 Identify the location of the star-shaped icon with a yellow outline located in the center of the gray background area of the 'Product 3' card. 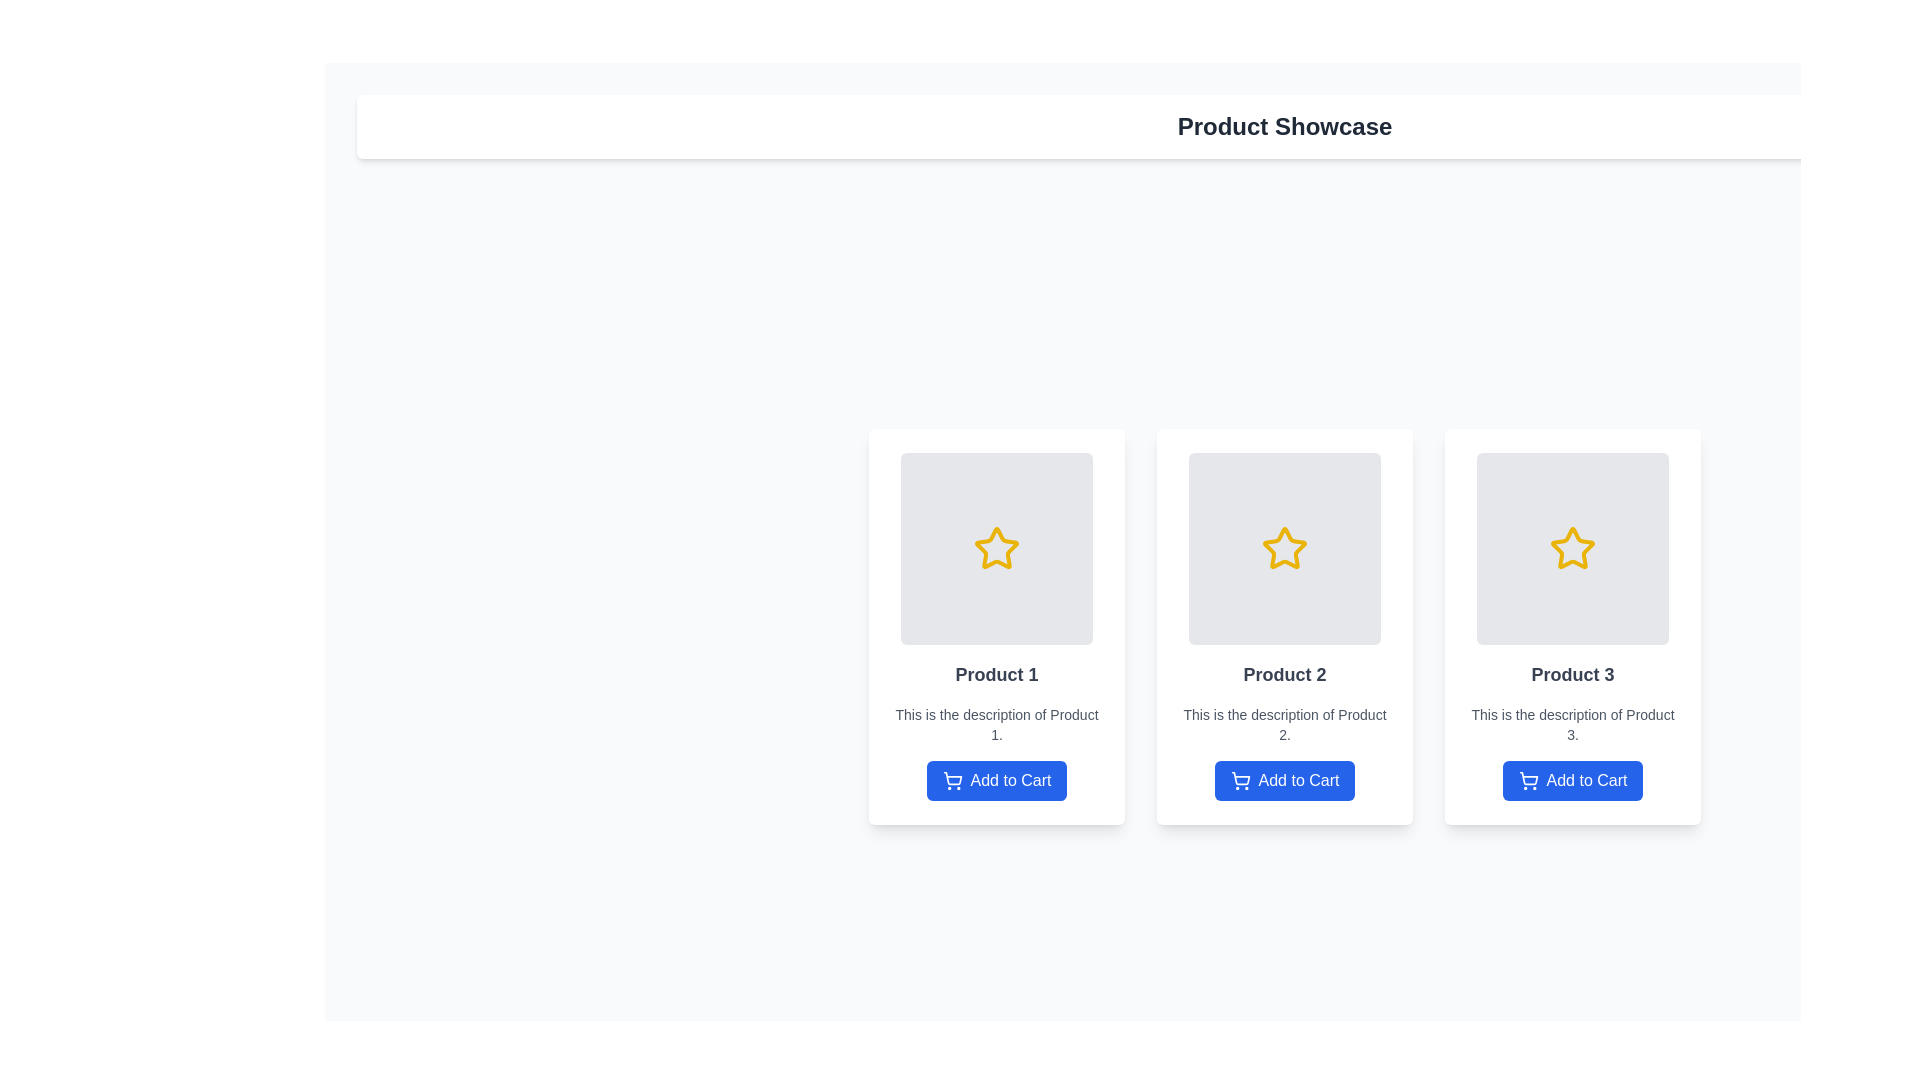
(1572, 548).